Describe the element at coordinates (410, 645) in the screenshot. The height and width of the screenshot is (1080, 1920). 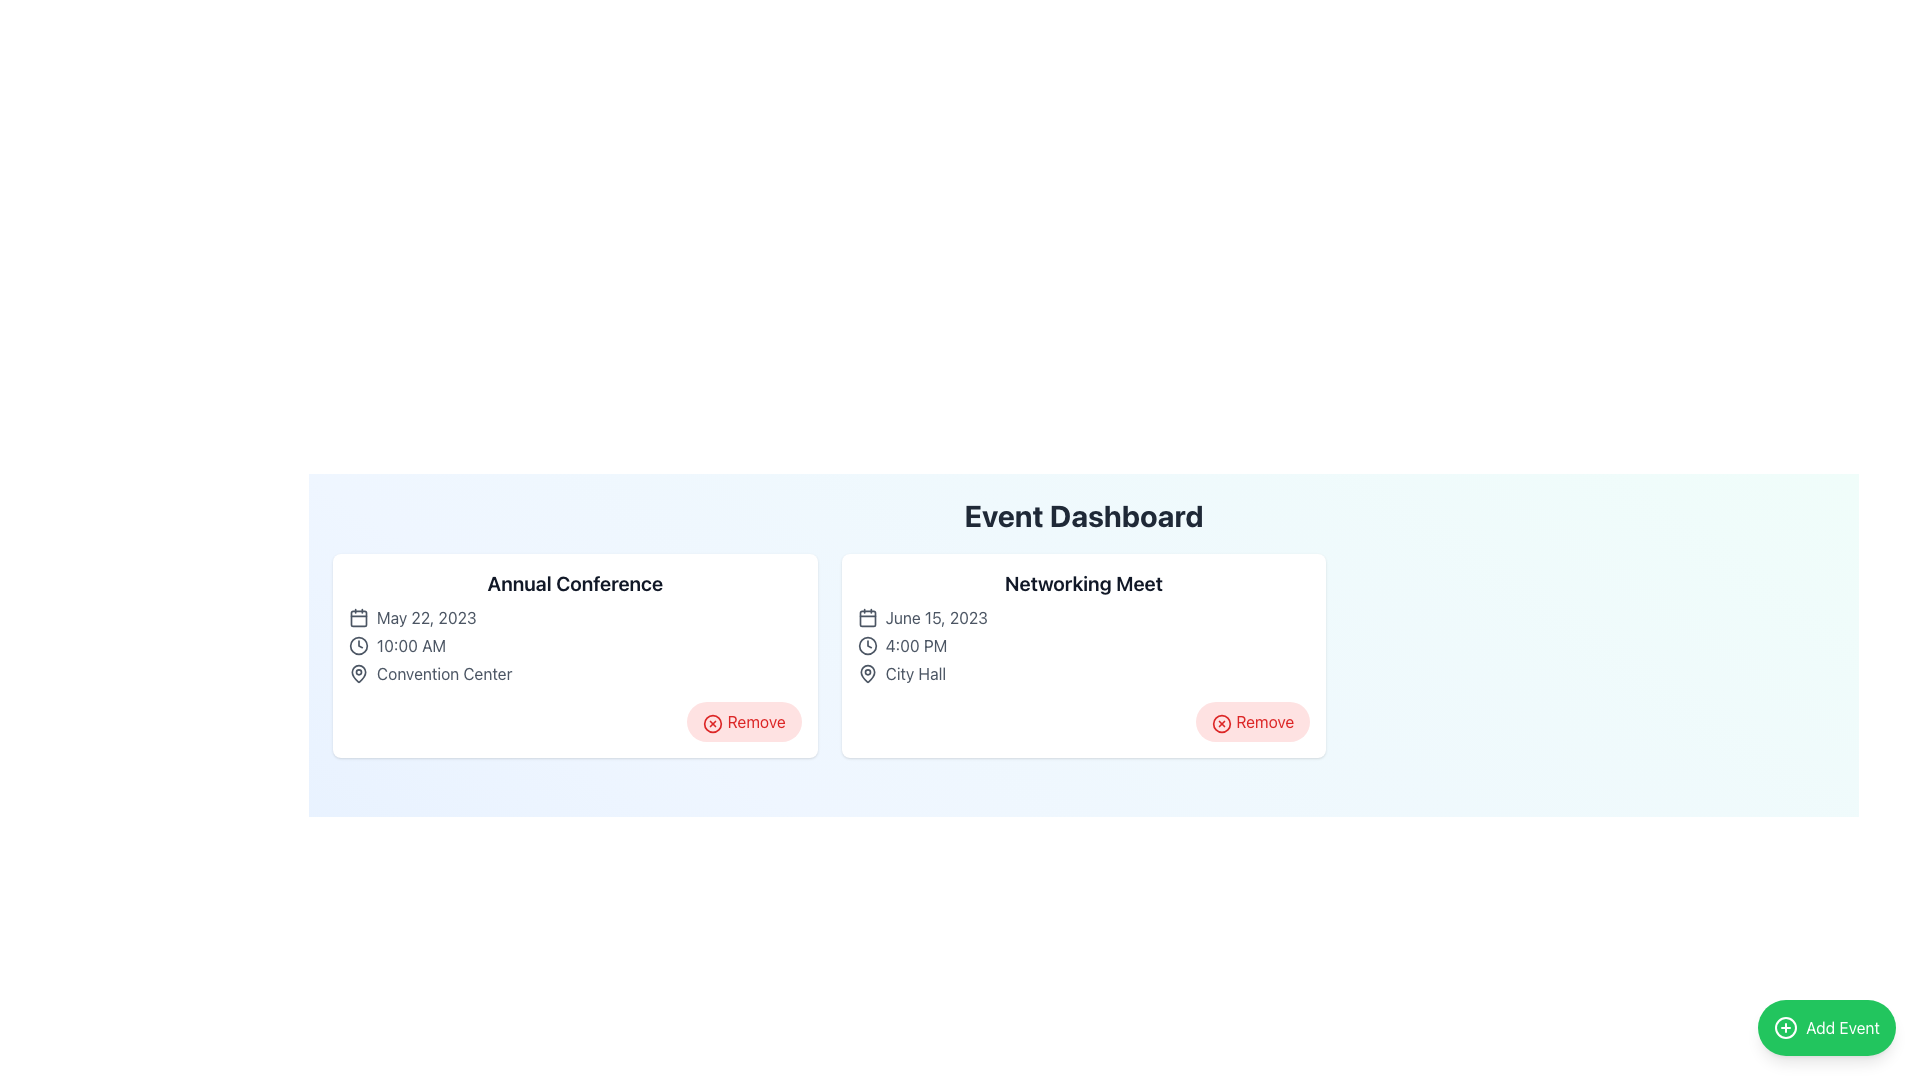
I see `displayed time from the text label located under the 'Annual Conference' heading in the 'Event Dashboard' layout, next to the clock icon and above the text 'Convention Center'` at that location.